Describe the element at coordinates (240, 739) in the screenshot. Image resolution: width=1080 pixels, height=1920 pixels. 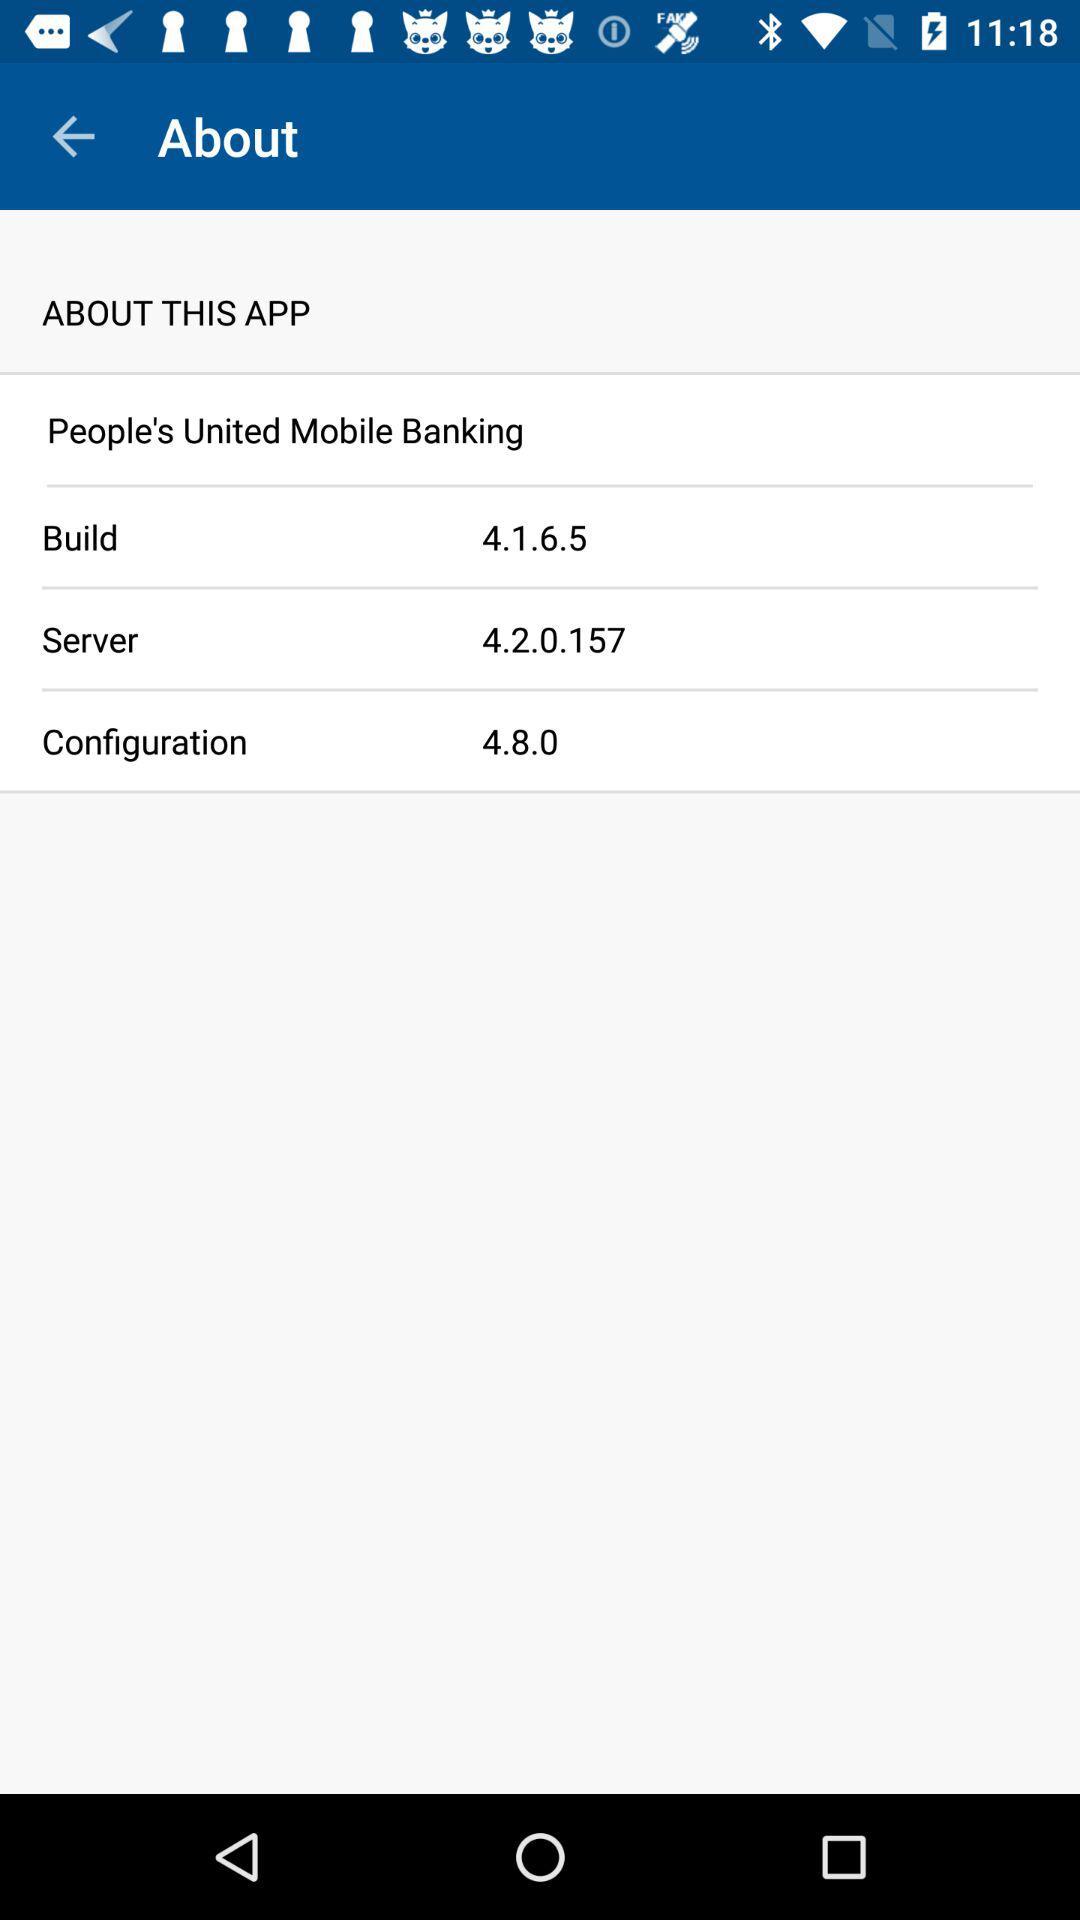
I see `the configuration item` at that location.